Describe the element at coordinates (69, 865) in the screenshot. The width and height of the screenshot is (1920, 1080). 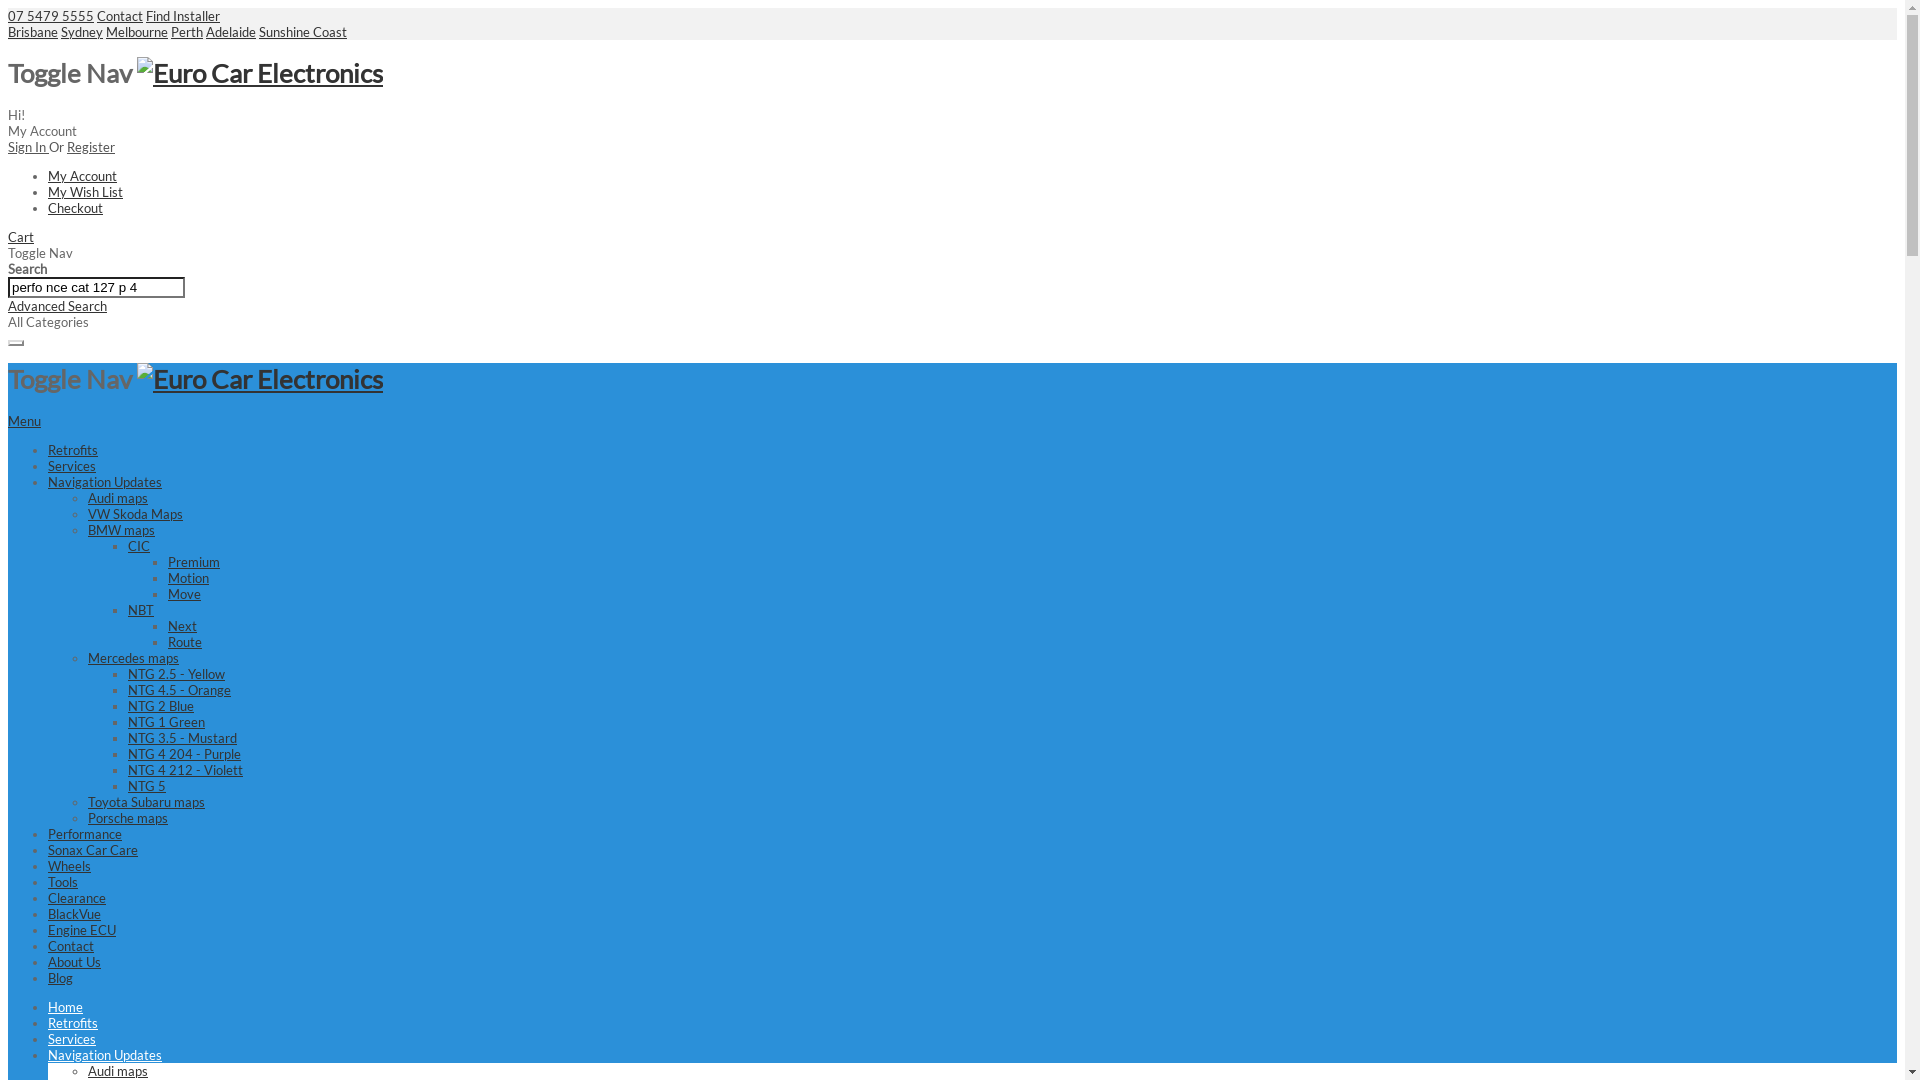
I see `'Wheels'` at that location.